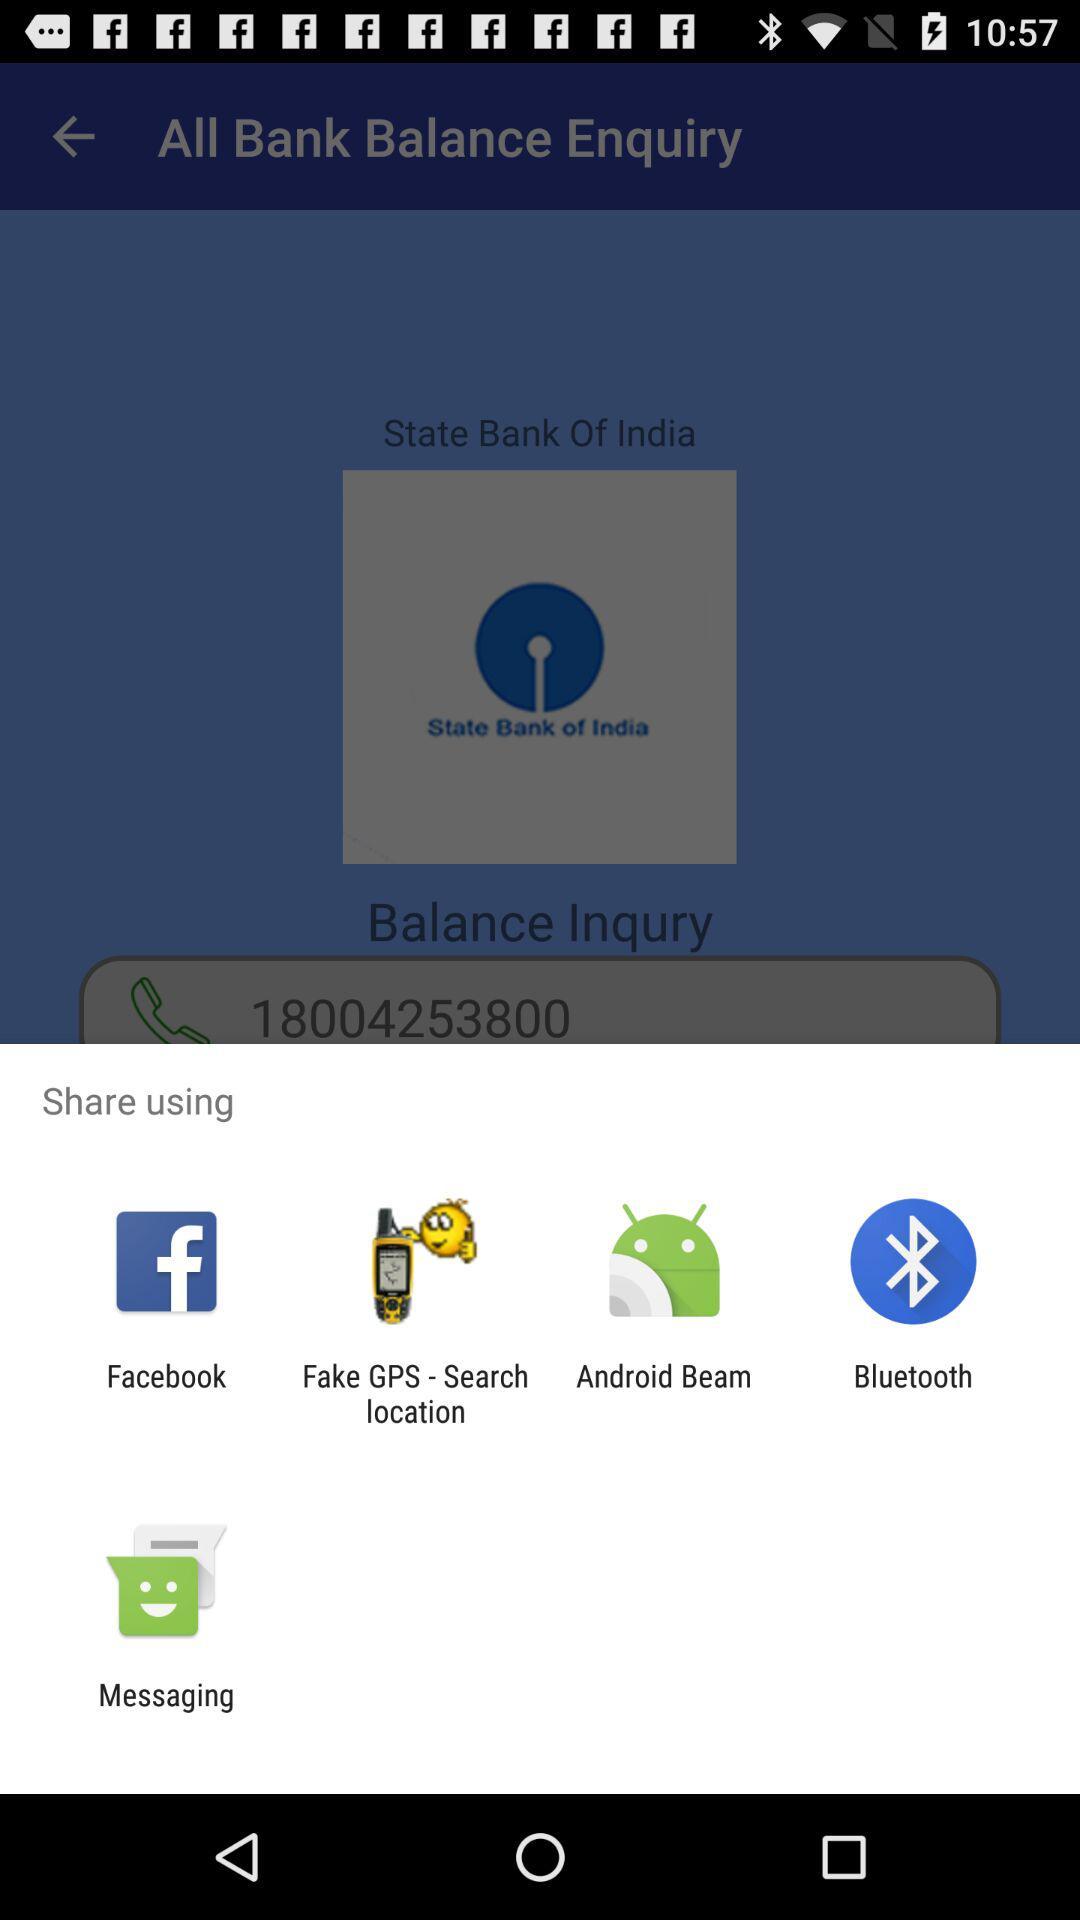 The image size is (1080, 1920). Describe the element at coordinates (664, 1392) in the screenshot. I see `the android beam item` at that location.